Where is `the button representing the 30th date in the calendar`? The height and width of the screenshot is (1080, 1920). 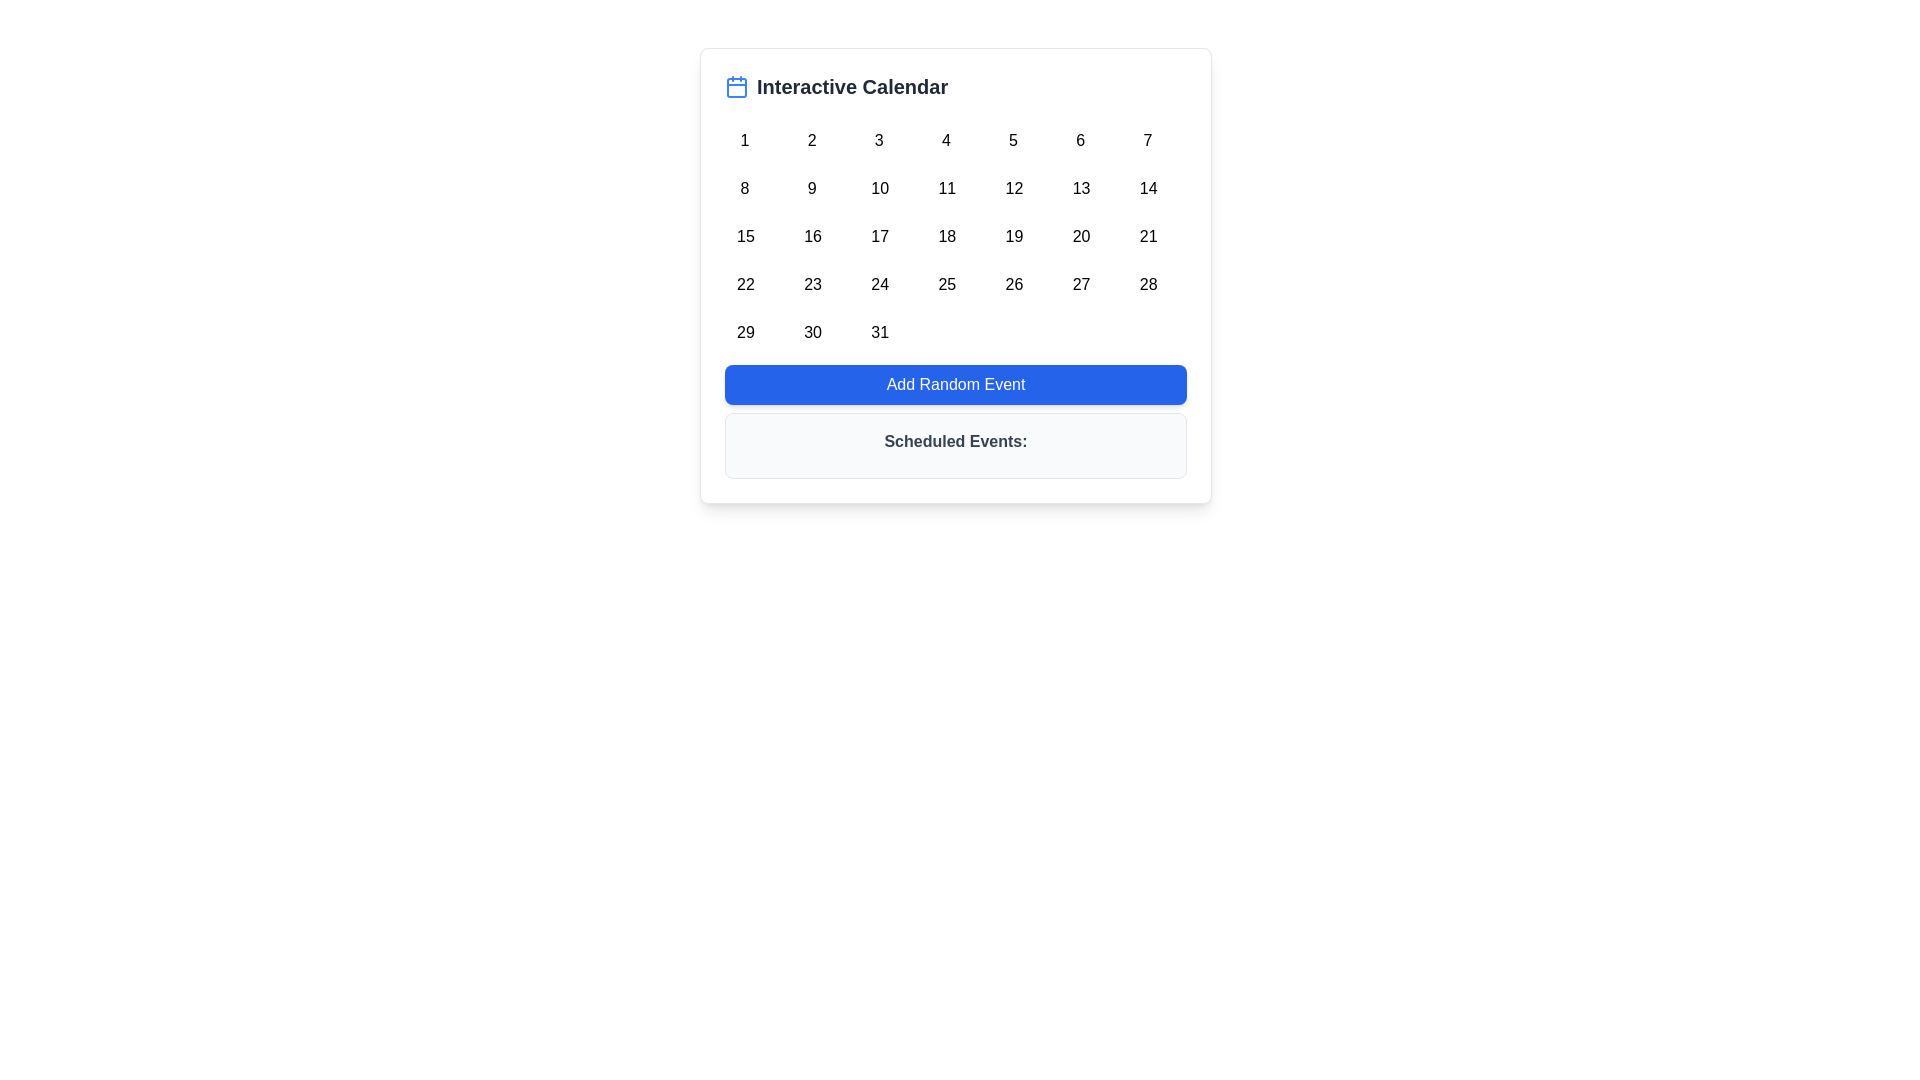 the button representing the 30th date in the calendar is located at coordinates (812, 327).